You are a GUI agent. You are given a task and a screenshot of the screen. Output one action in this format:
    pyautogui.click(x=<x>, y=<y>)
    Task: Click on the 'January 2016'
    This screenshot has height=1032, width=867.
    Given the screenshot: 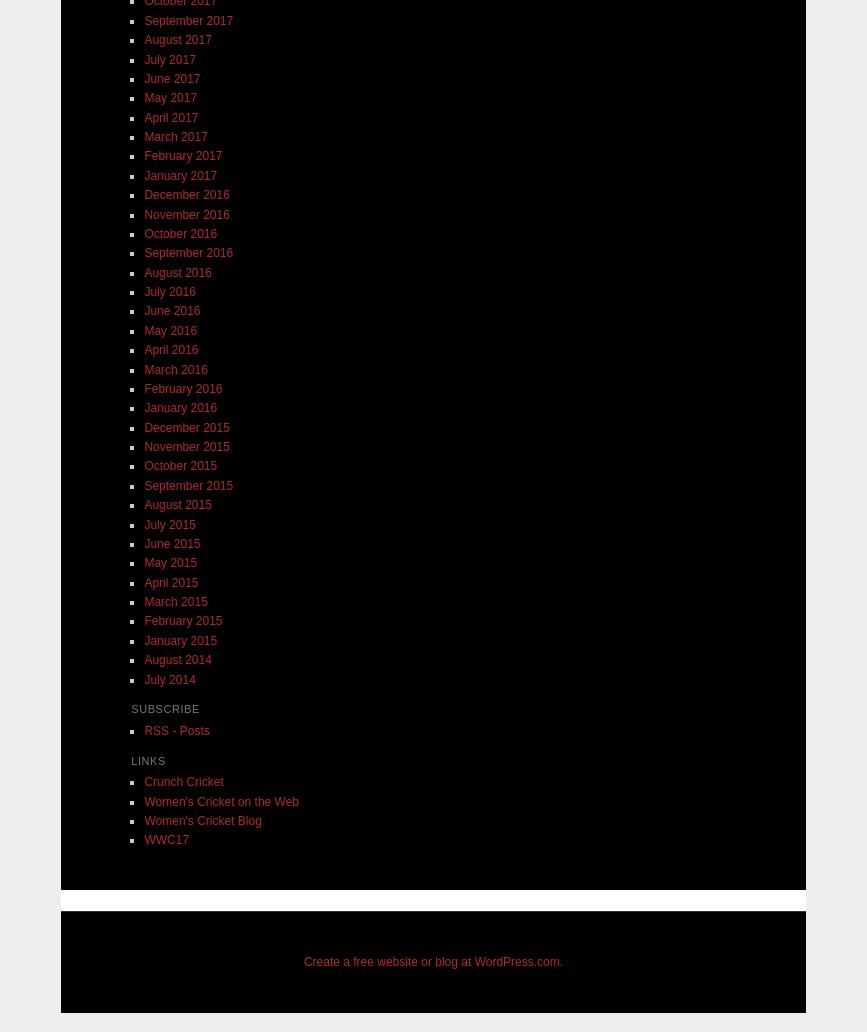 What is the action you would take?
    pyautogui.click(x=144, y=406)
    